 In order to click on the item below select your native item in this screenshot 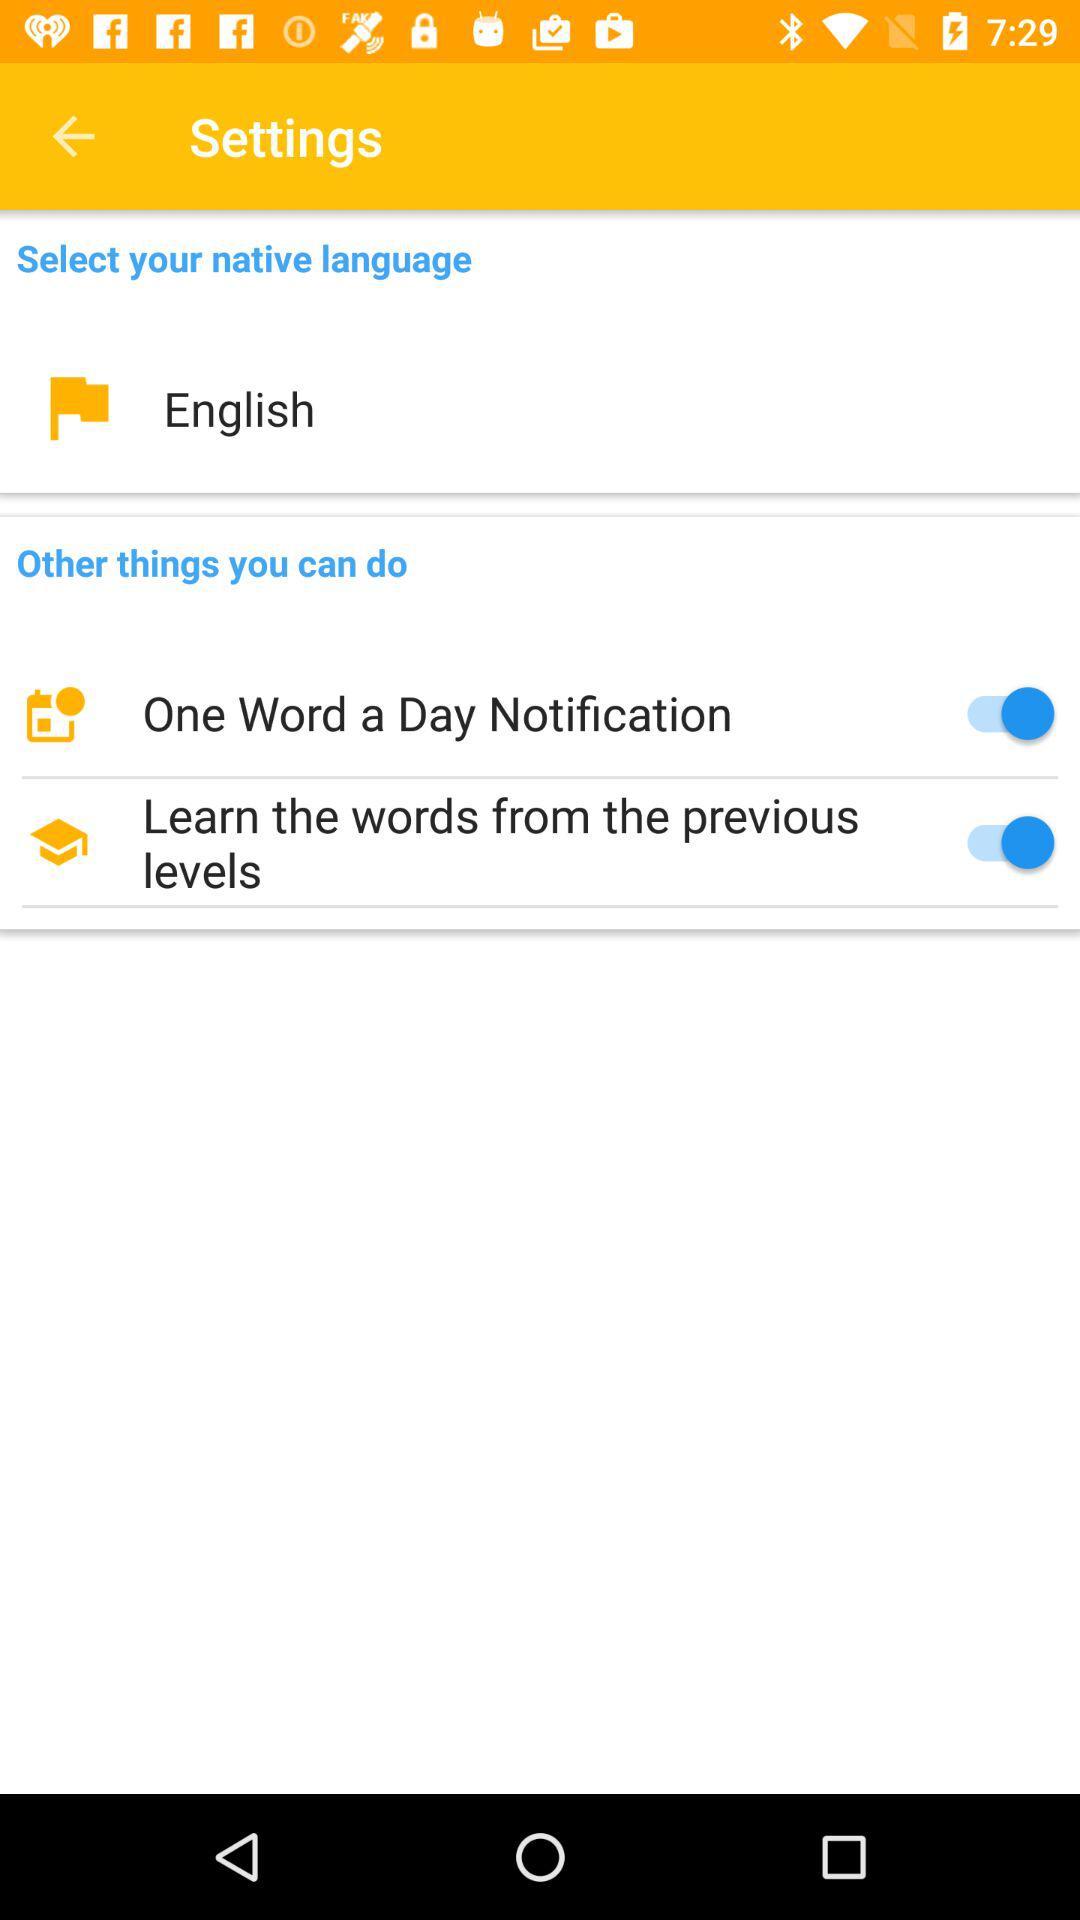, I will do `click(540, 407)`.